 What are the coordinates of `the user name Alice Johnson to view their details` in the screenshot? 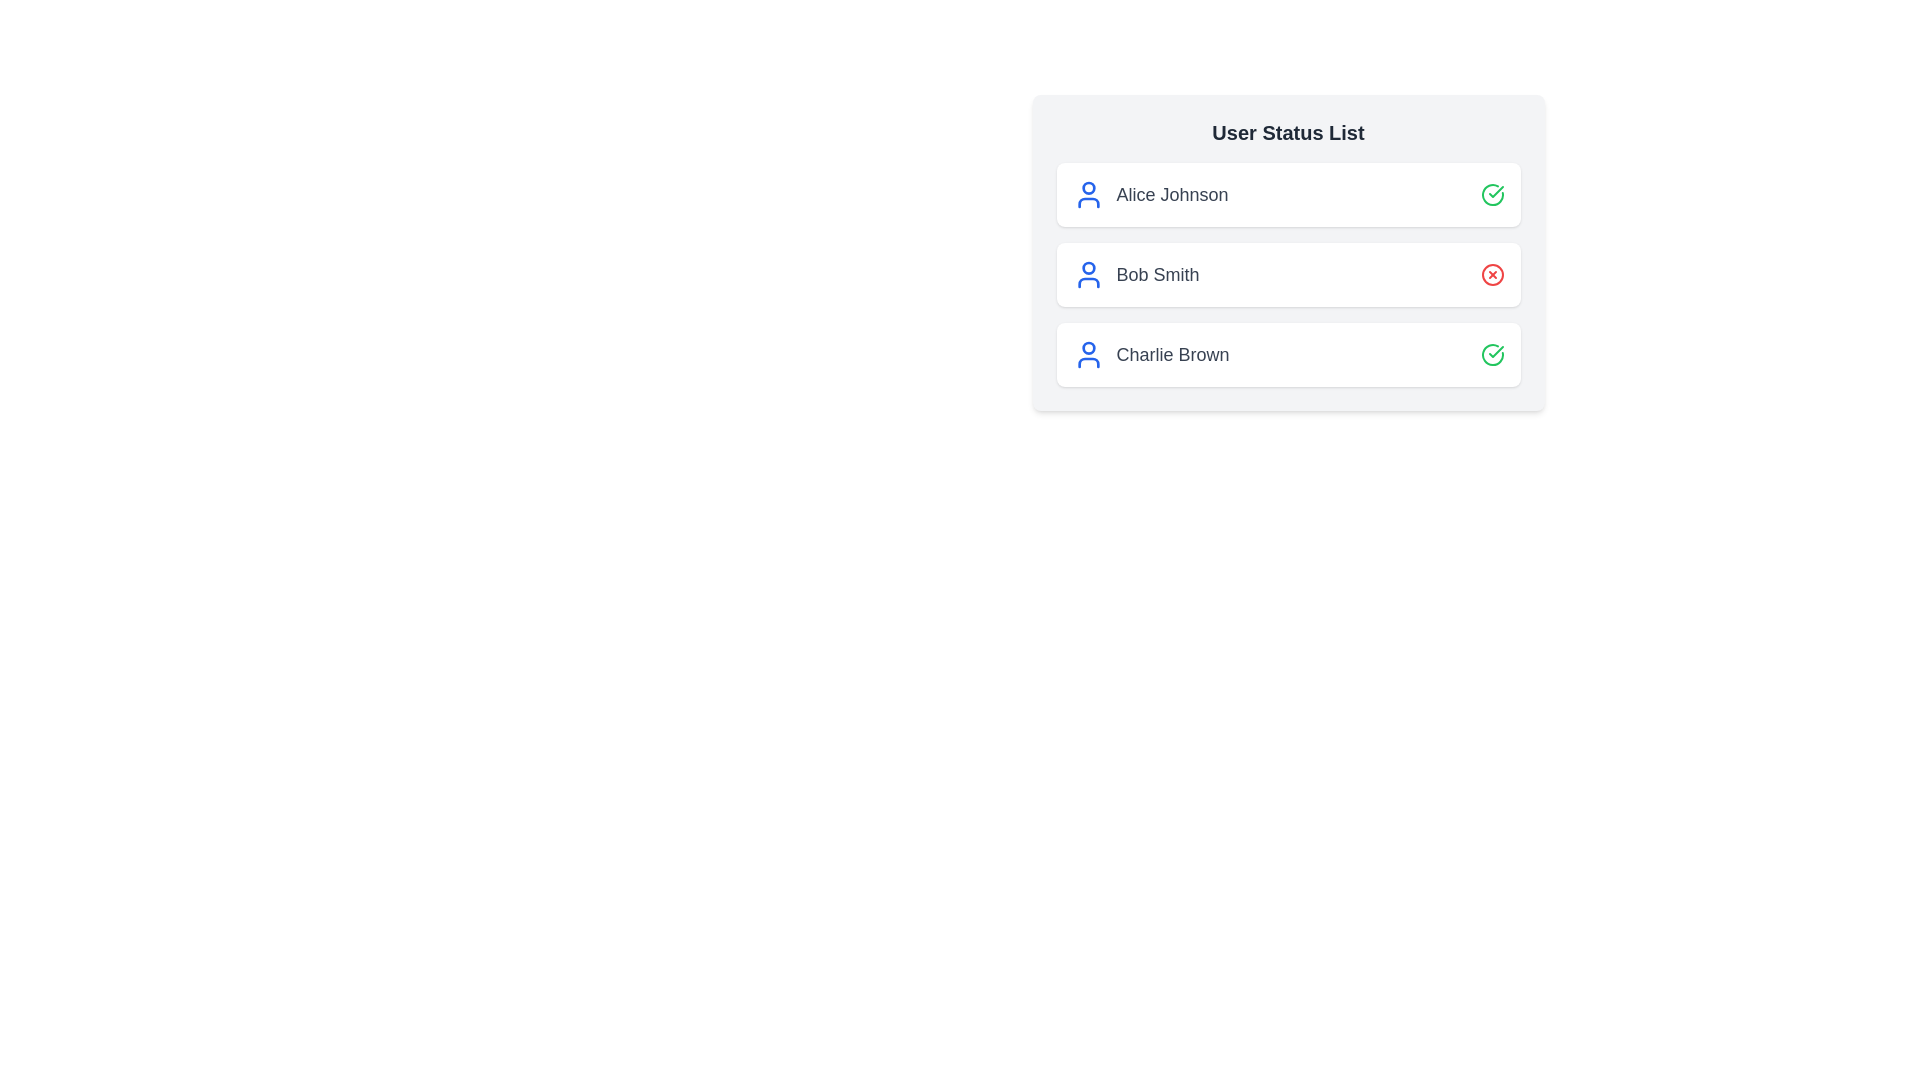 It's located at (1172, 195).